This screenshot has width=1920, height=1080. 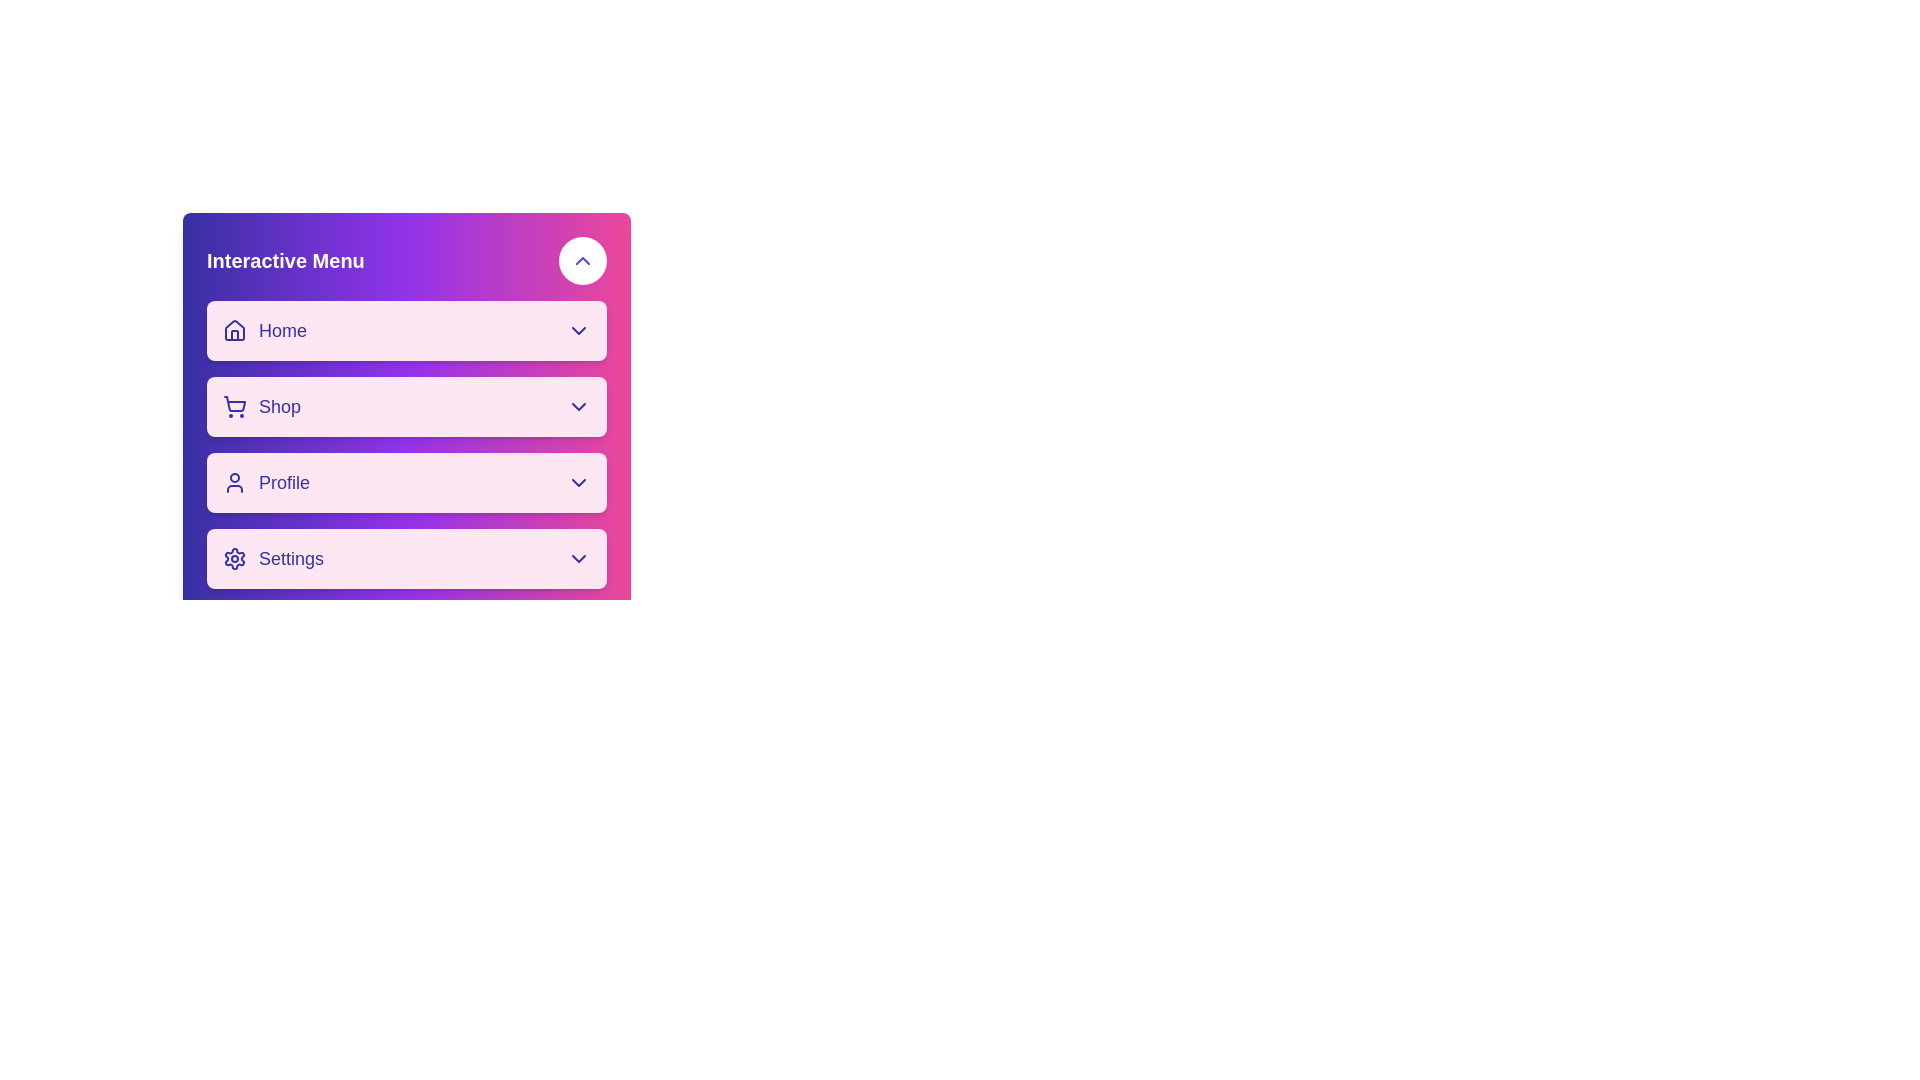 I want to click on the chevron-down icon located at the rightmost part of the 'Profile' entry in the vertical navigation list, so click(x=578, y=482).